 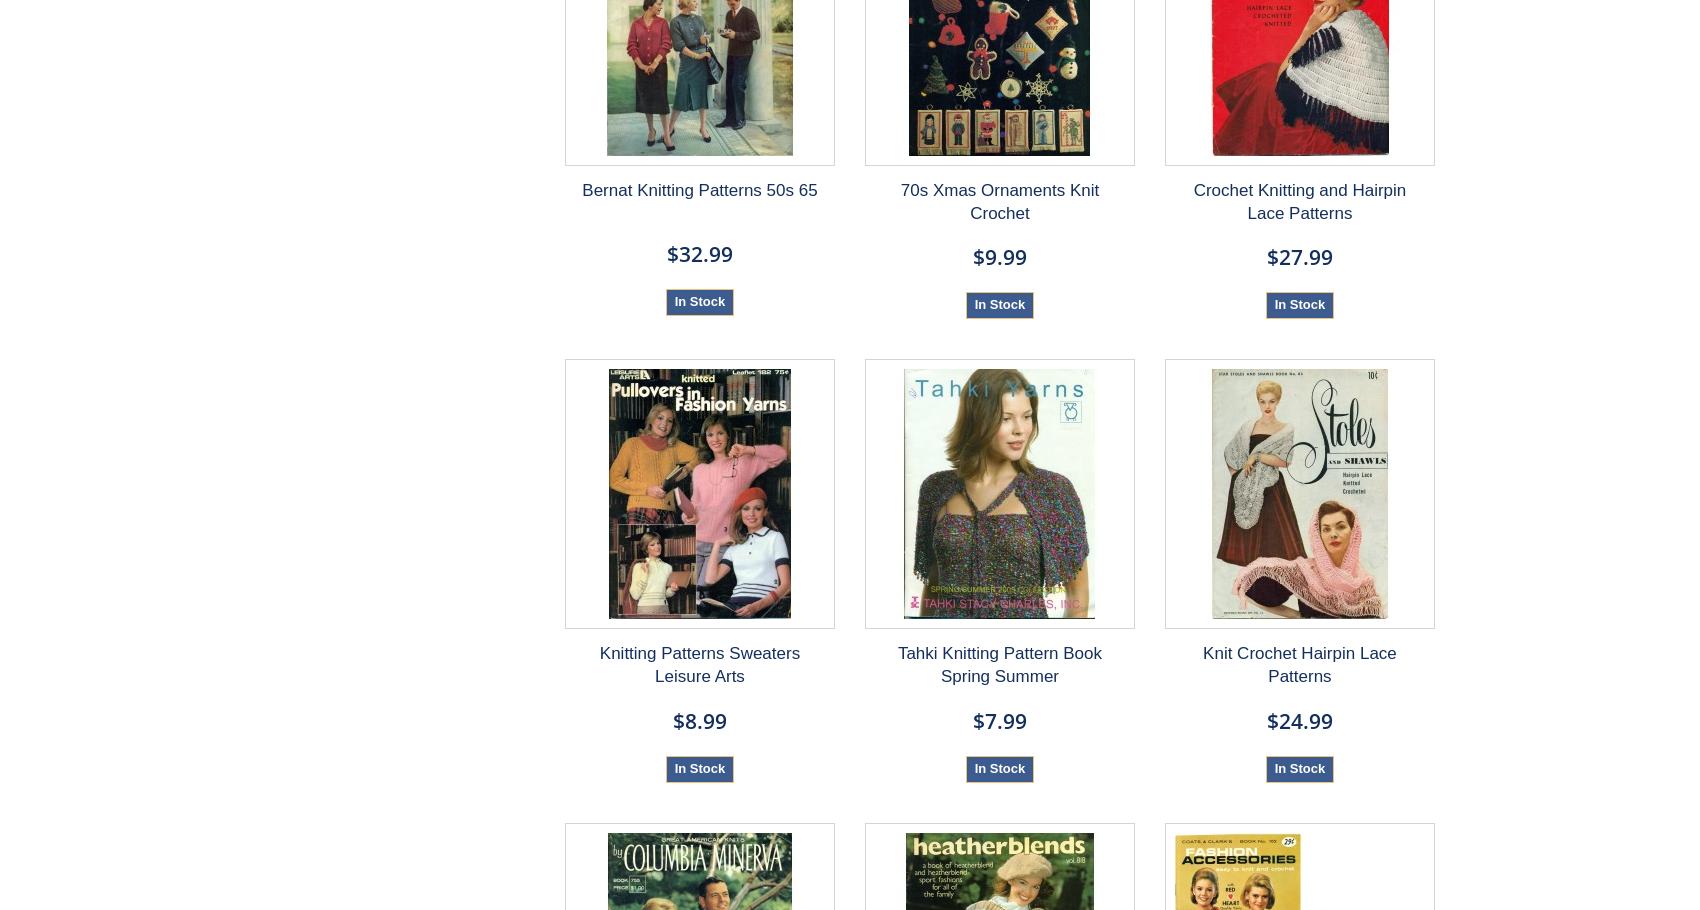 What do you see at coordinates (699, 718) in the screenshot?
I see `'$8.99'` at bounding box center [699, 718].